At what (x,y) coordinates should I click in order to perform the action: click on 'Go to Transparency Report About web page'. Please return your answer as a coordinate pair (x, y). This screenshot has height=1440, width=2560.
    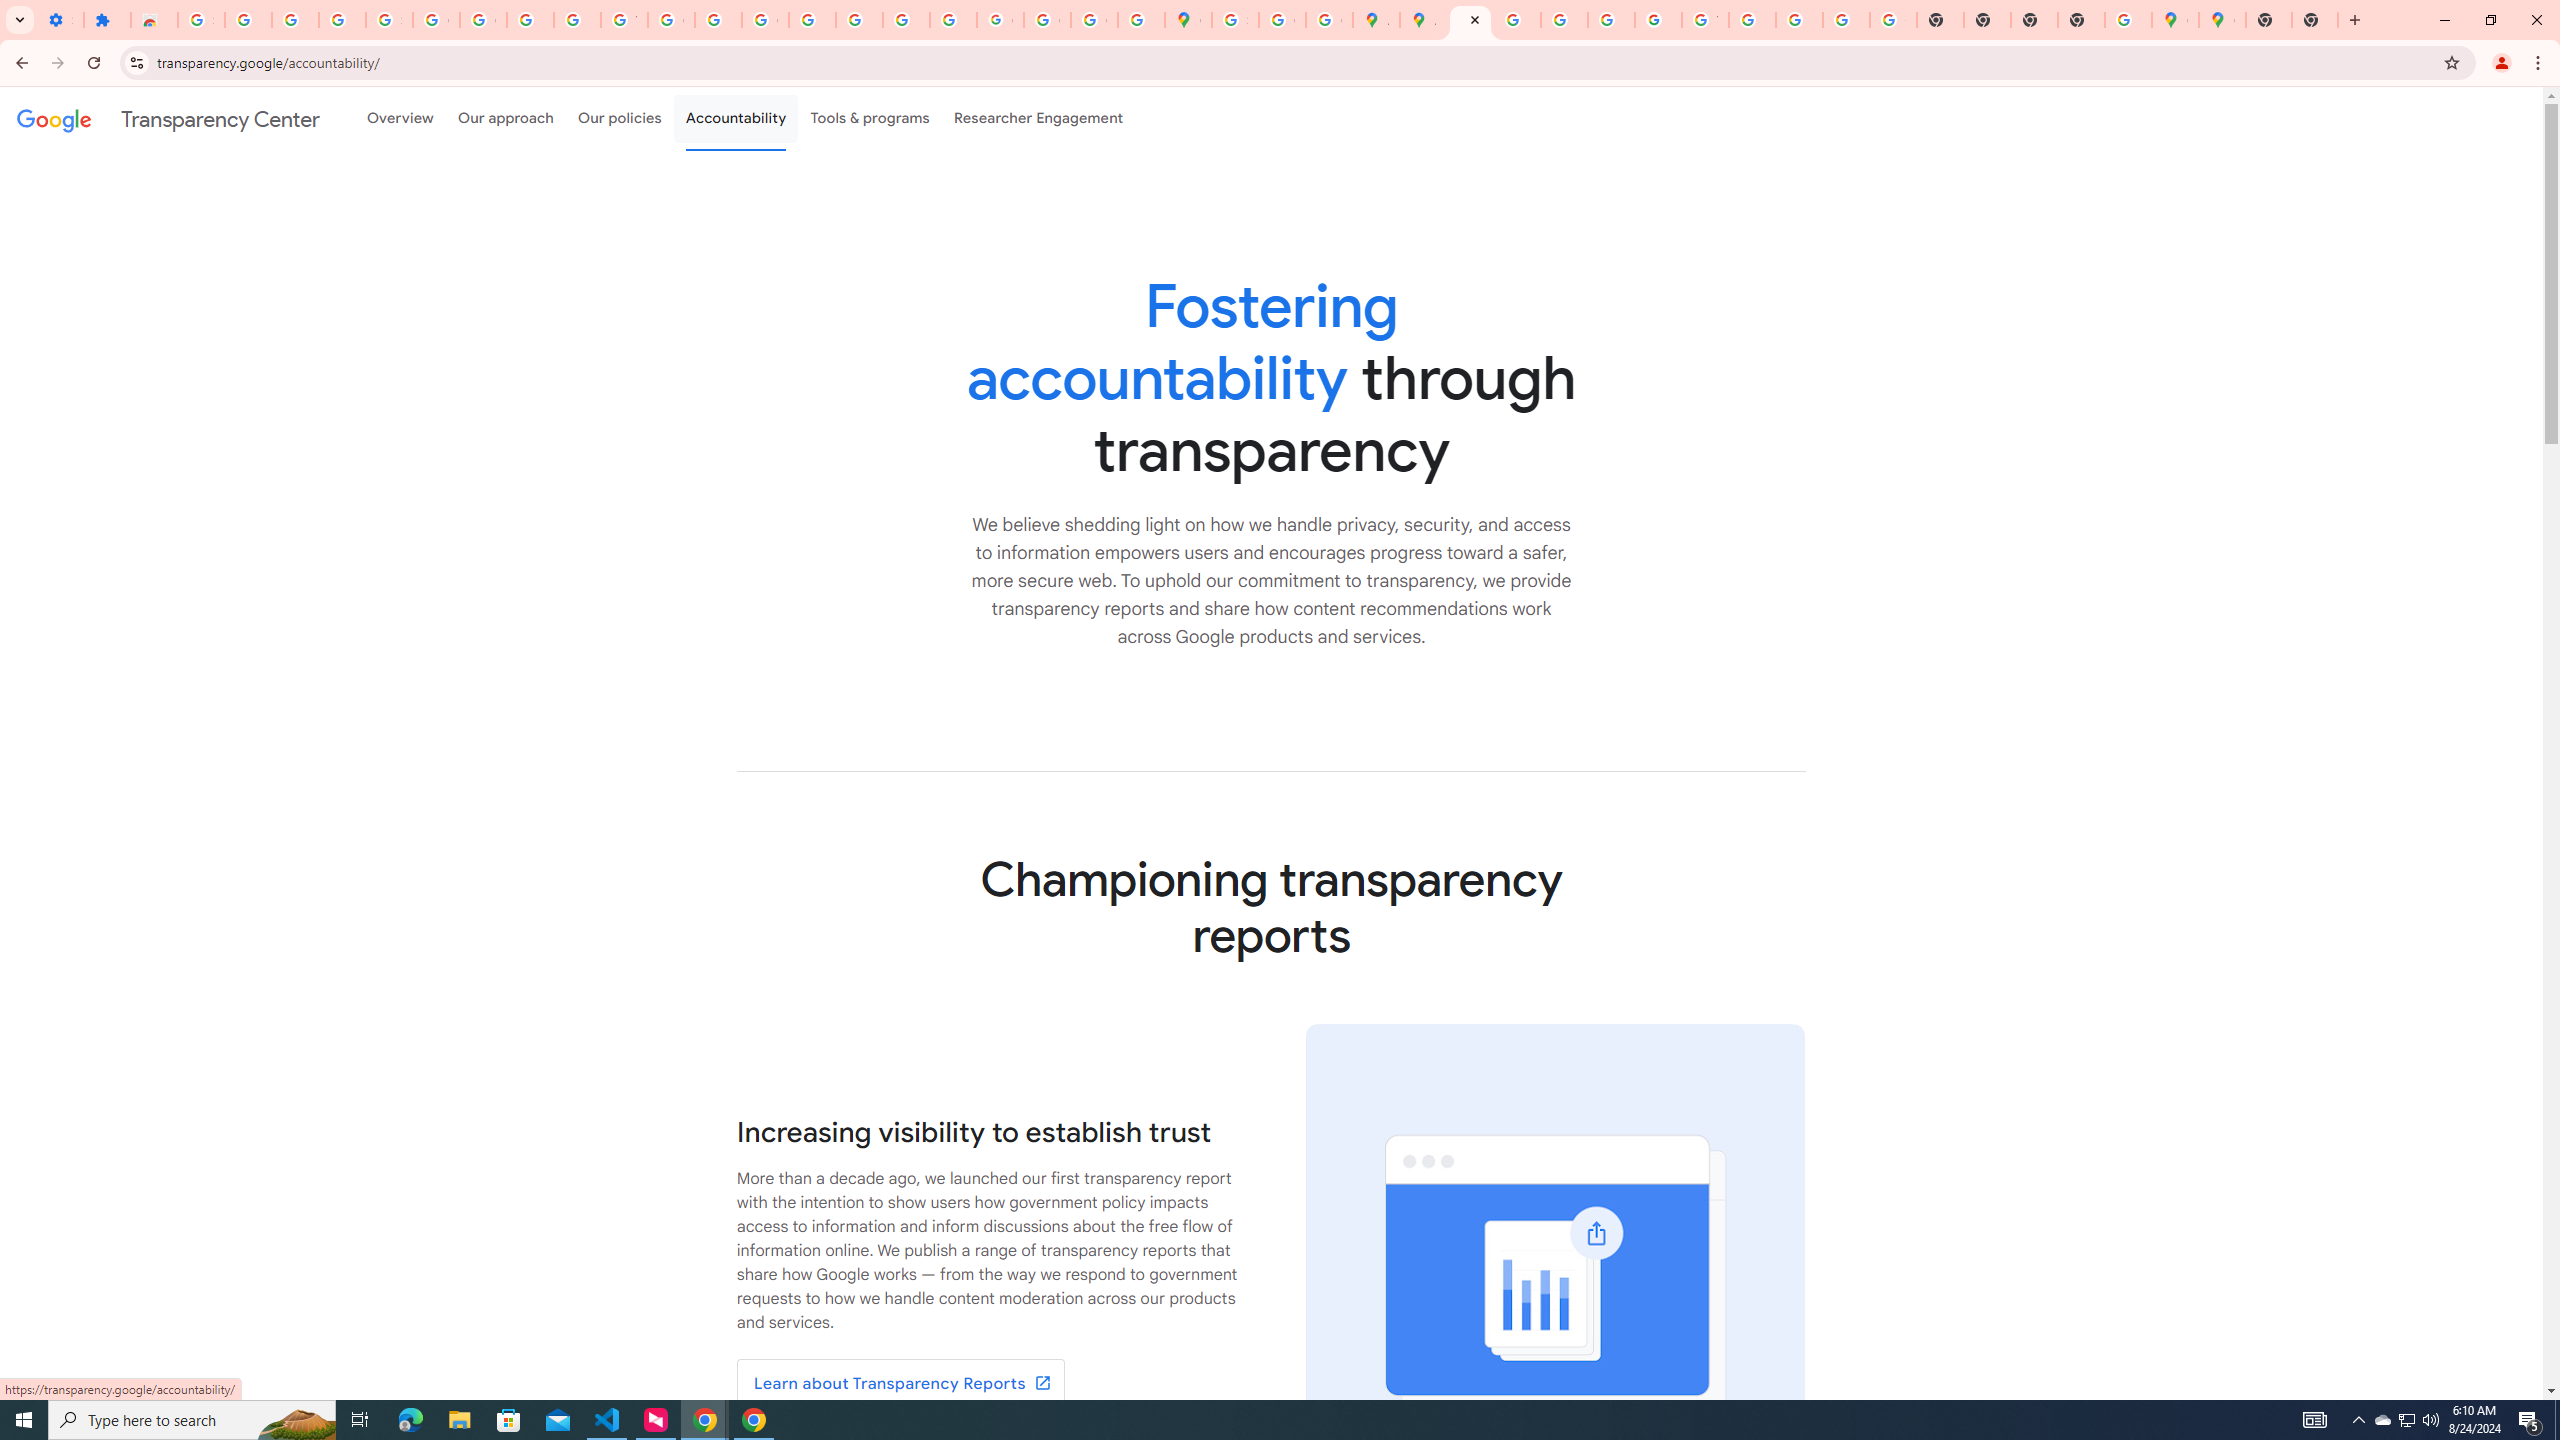
    Looking at the image, I should click on (900, 1382).